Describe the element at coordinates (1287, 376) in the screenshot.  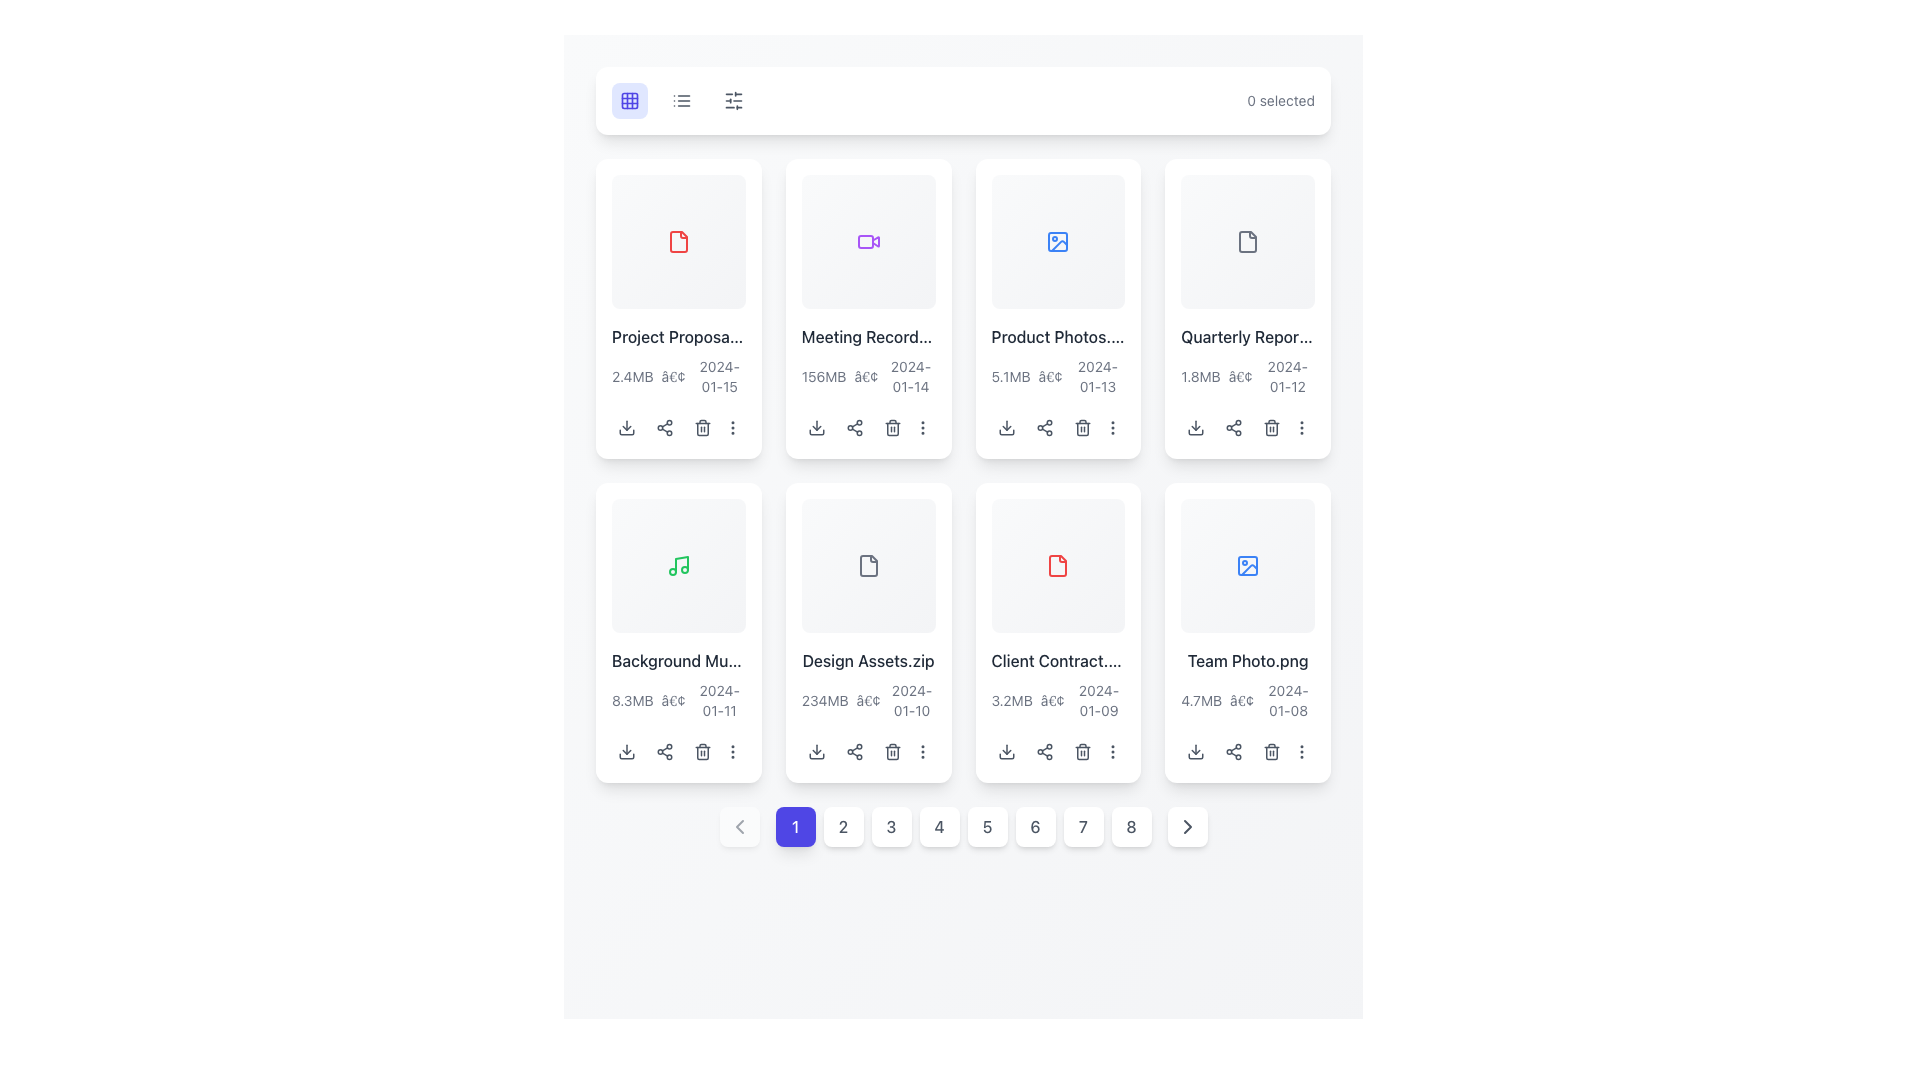
I see `the Text Label displaying '2024-01-12', which is styled in gray font and part of the informational row for the 'Quarterly Report'` at that location.